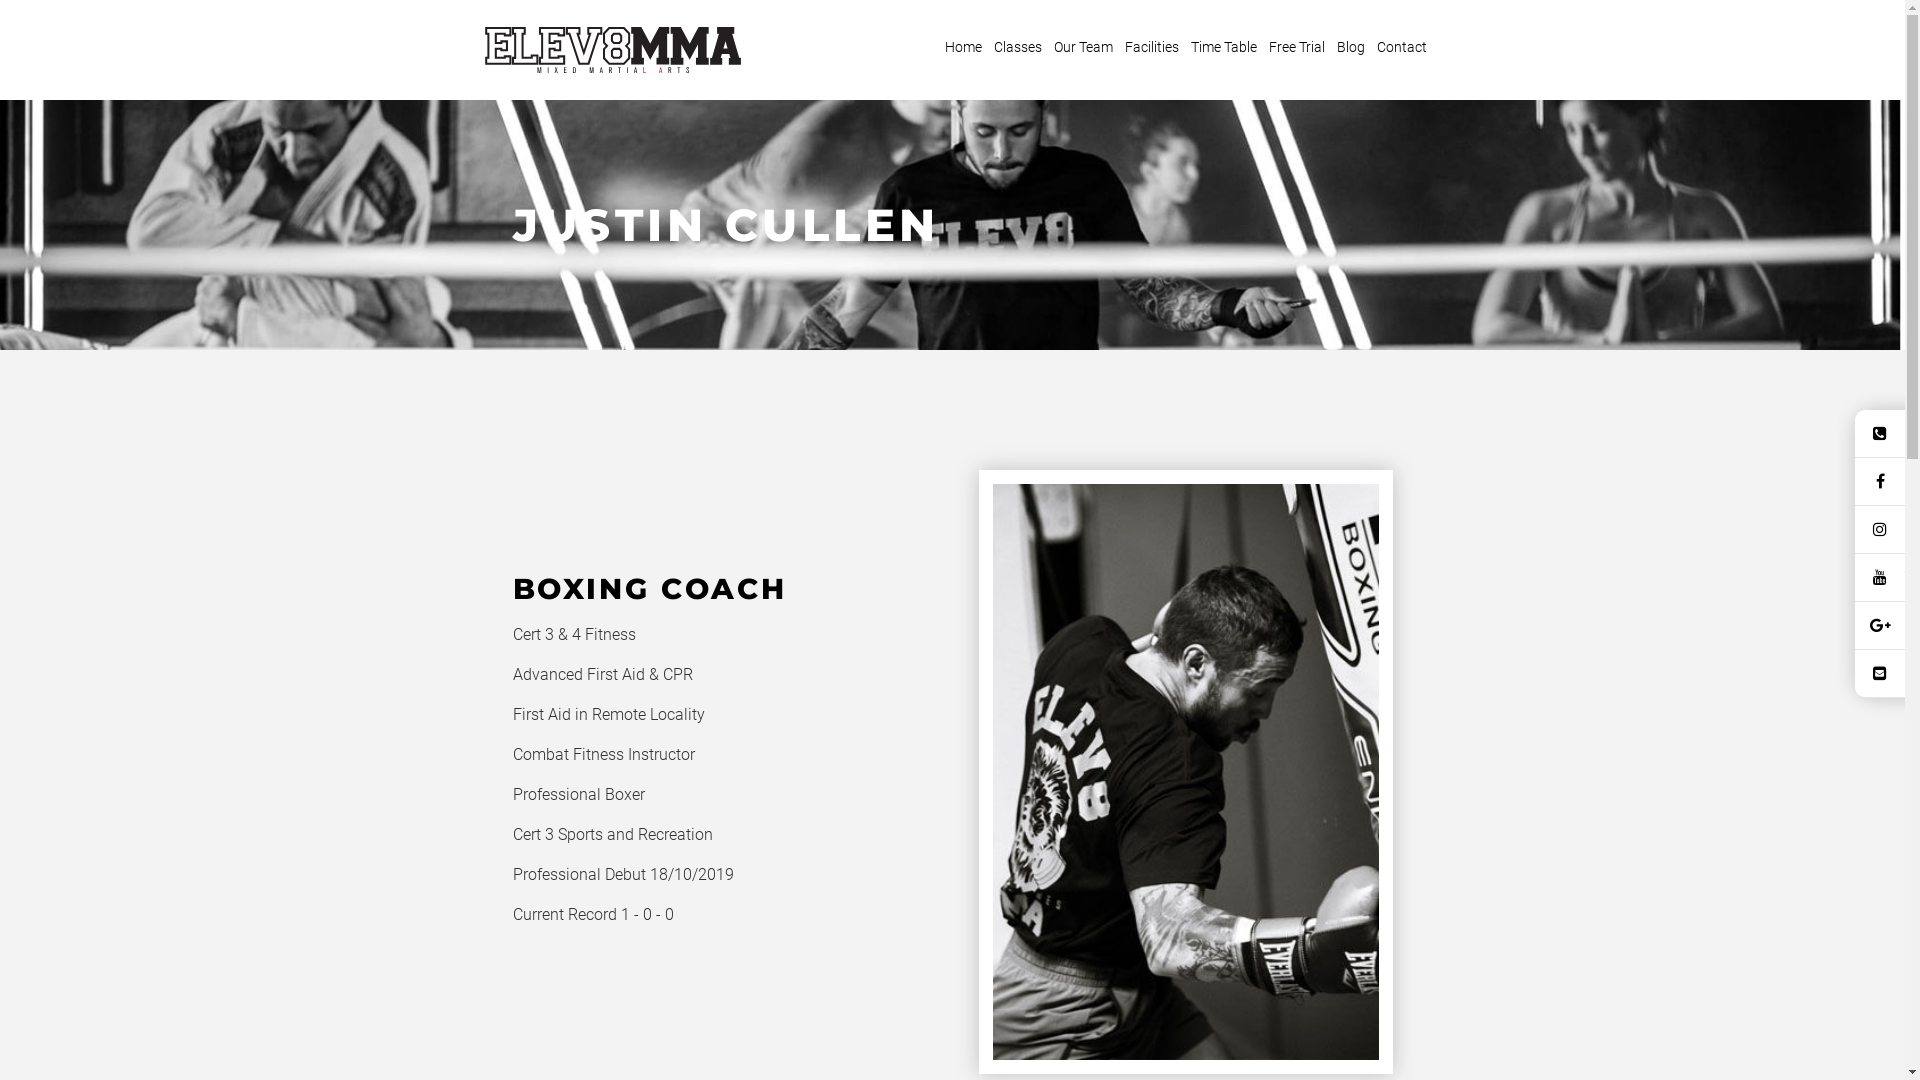 This screenshot has height=1080, width=1920. What do you see at coordinates (1223, 46) in the screenshot?
I see `'Time Table'` at bounding box center [1223, 46].